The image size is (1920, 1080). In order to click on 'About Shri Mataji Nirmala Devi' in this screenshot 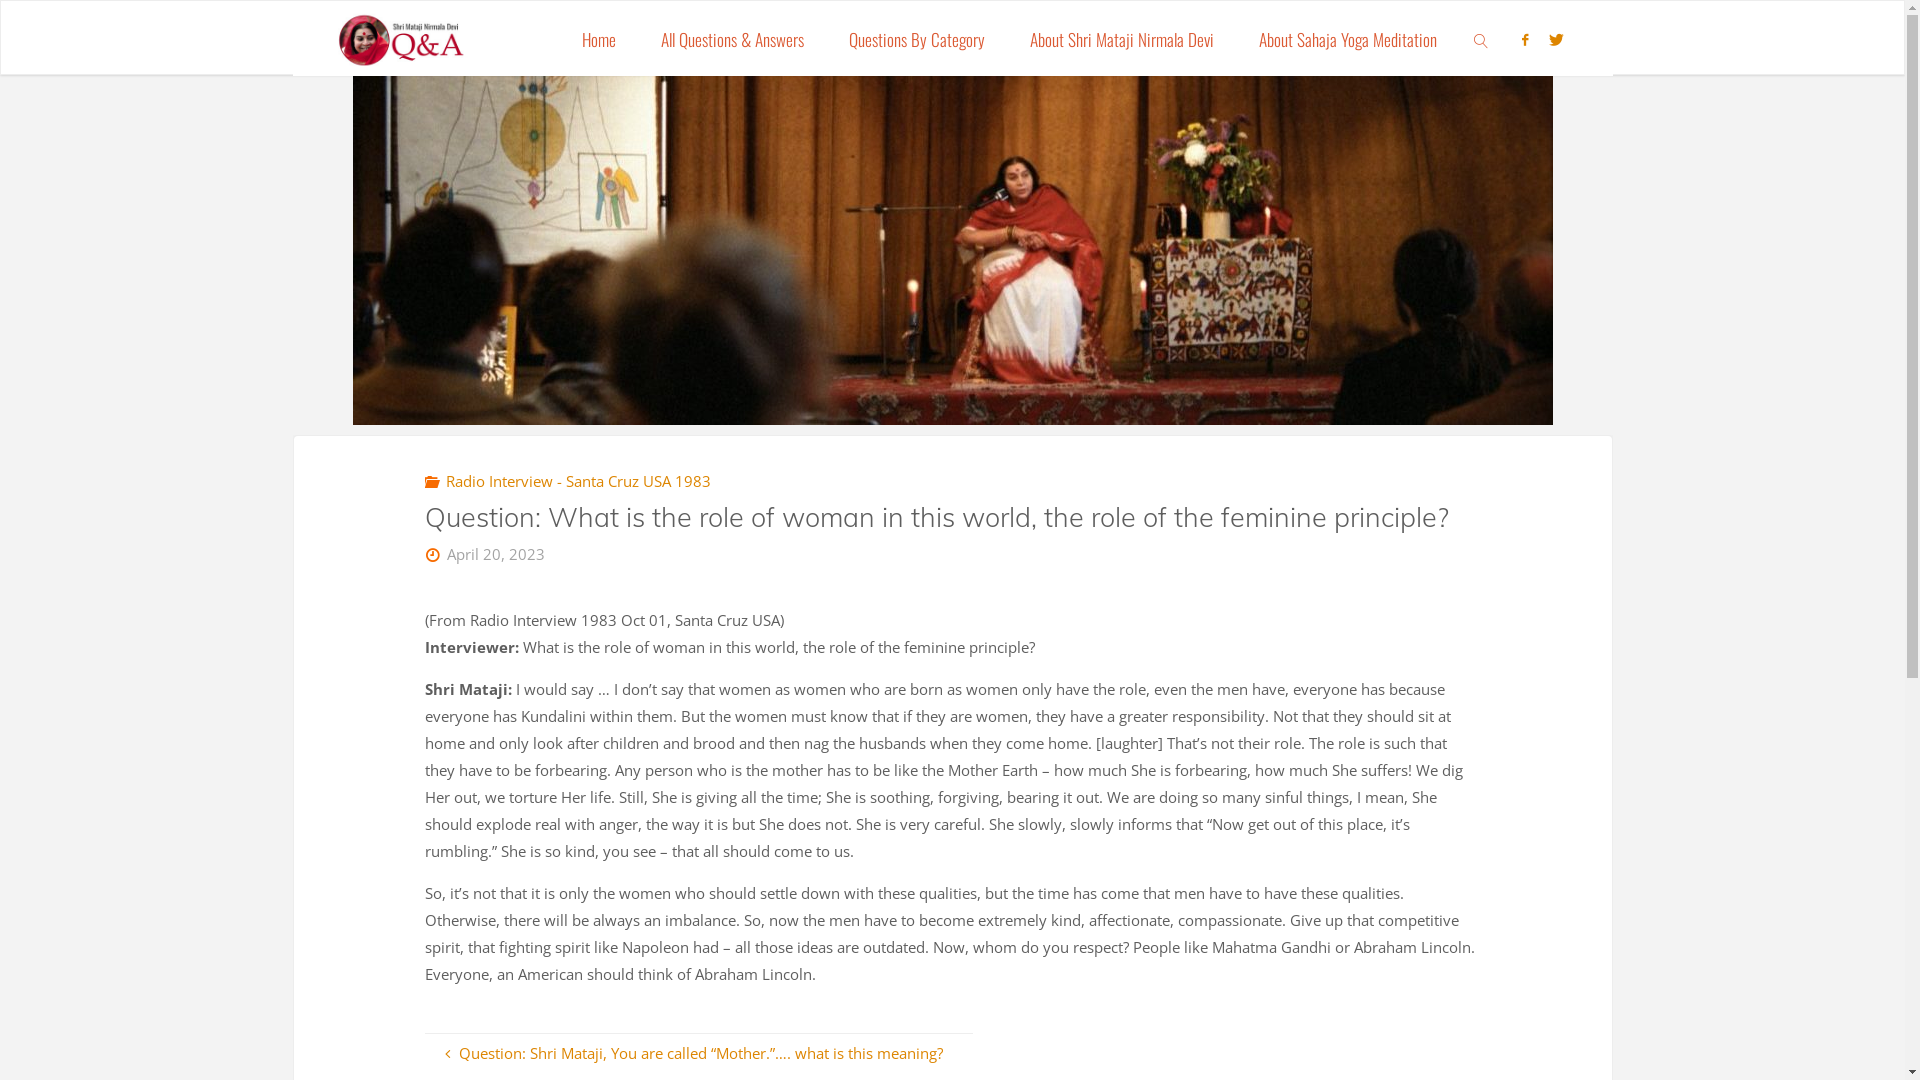, I will do `click(1121, 38)`.